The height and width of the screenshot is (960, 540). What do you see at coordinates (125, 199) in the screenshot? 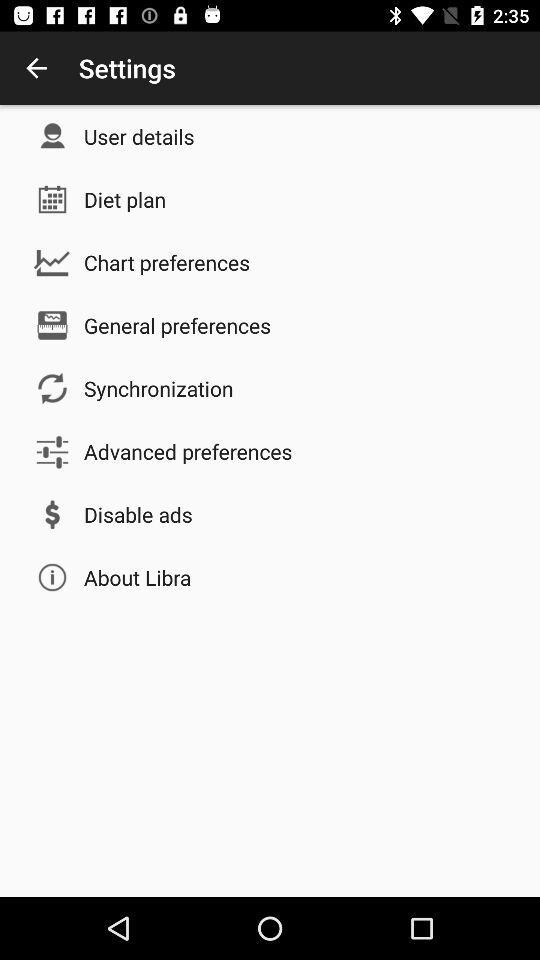
I see `the app below the user details item` at bounding box center [125, 199].